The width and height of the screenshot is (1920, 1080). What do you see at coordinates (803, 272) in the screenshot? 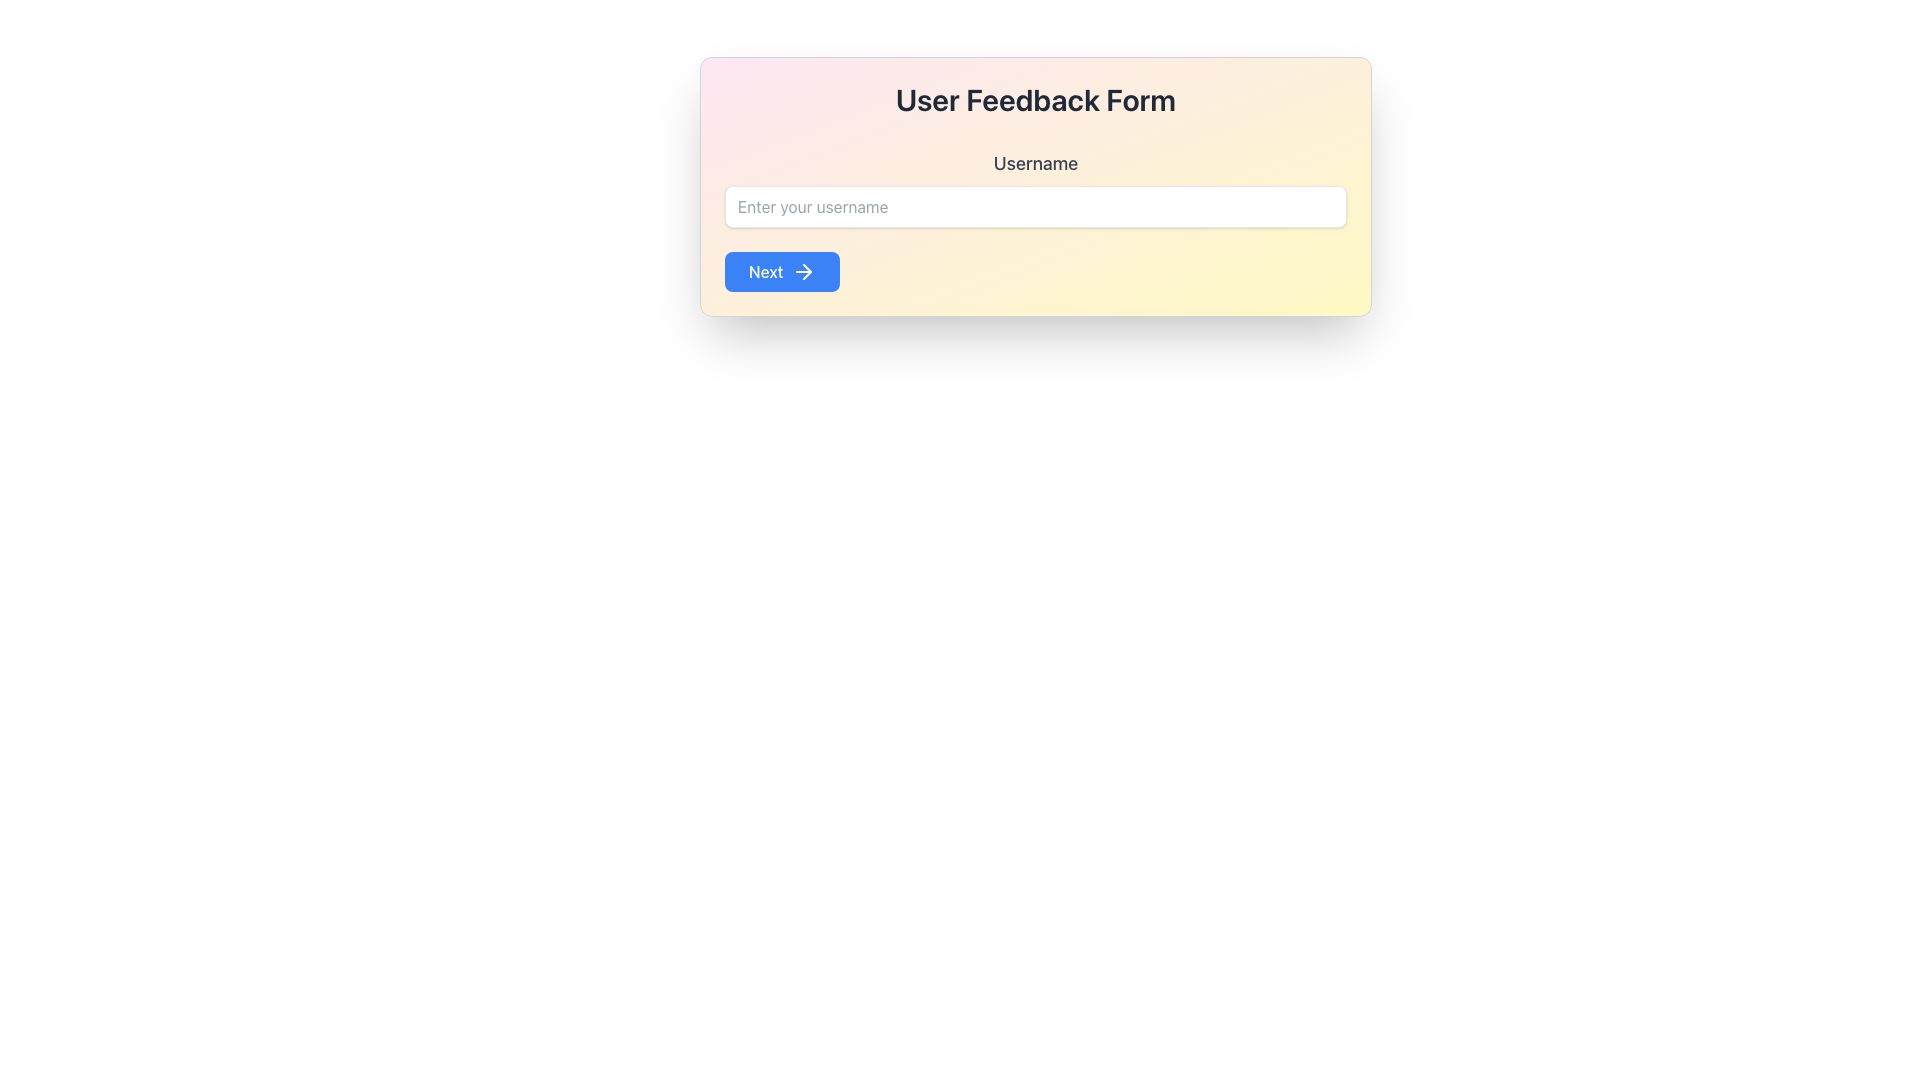
I see `the visual representation of the arrow icon located on the rightmost side of the 'Next' button at the bottom left of the centered card` at bounding box center [803, 272].